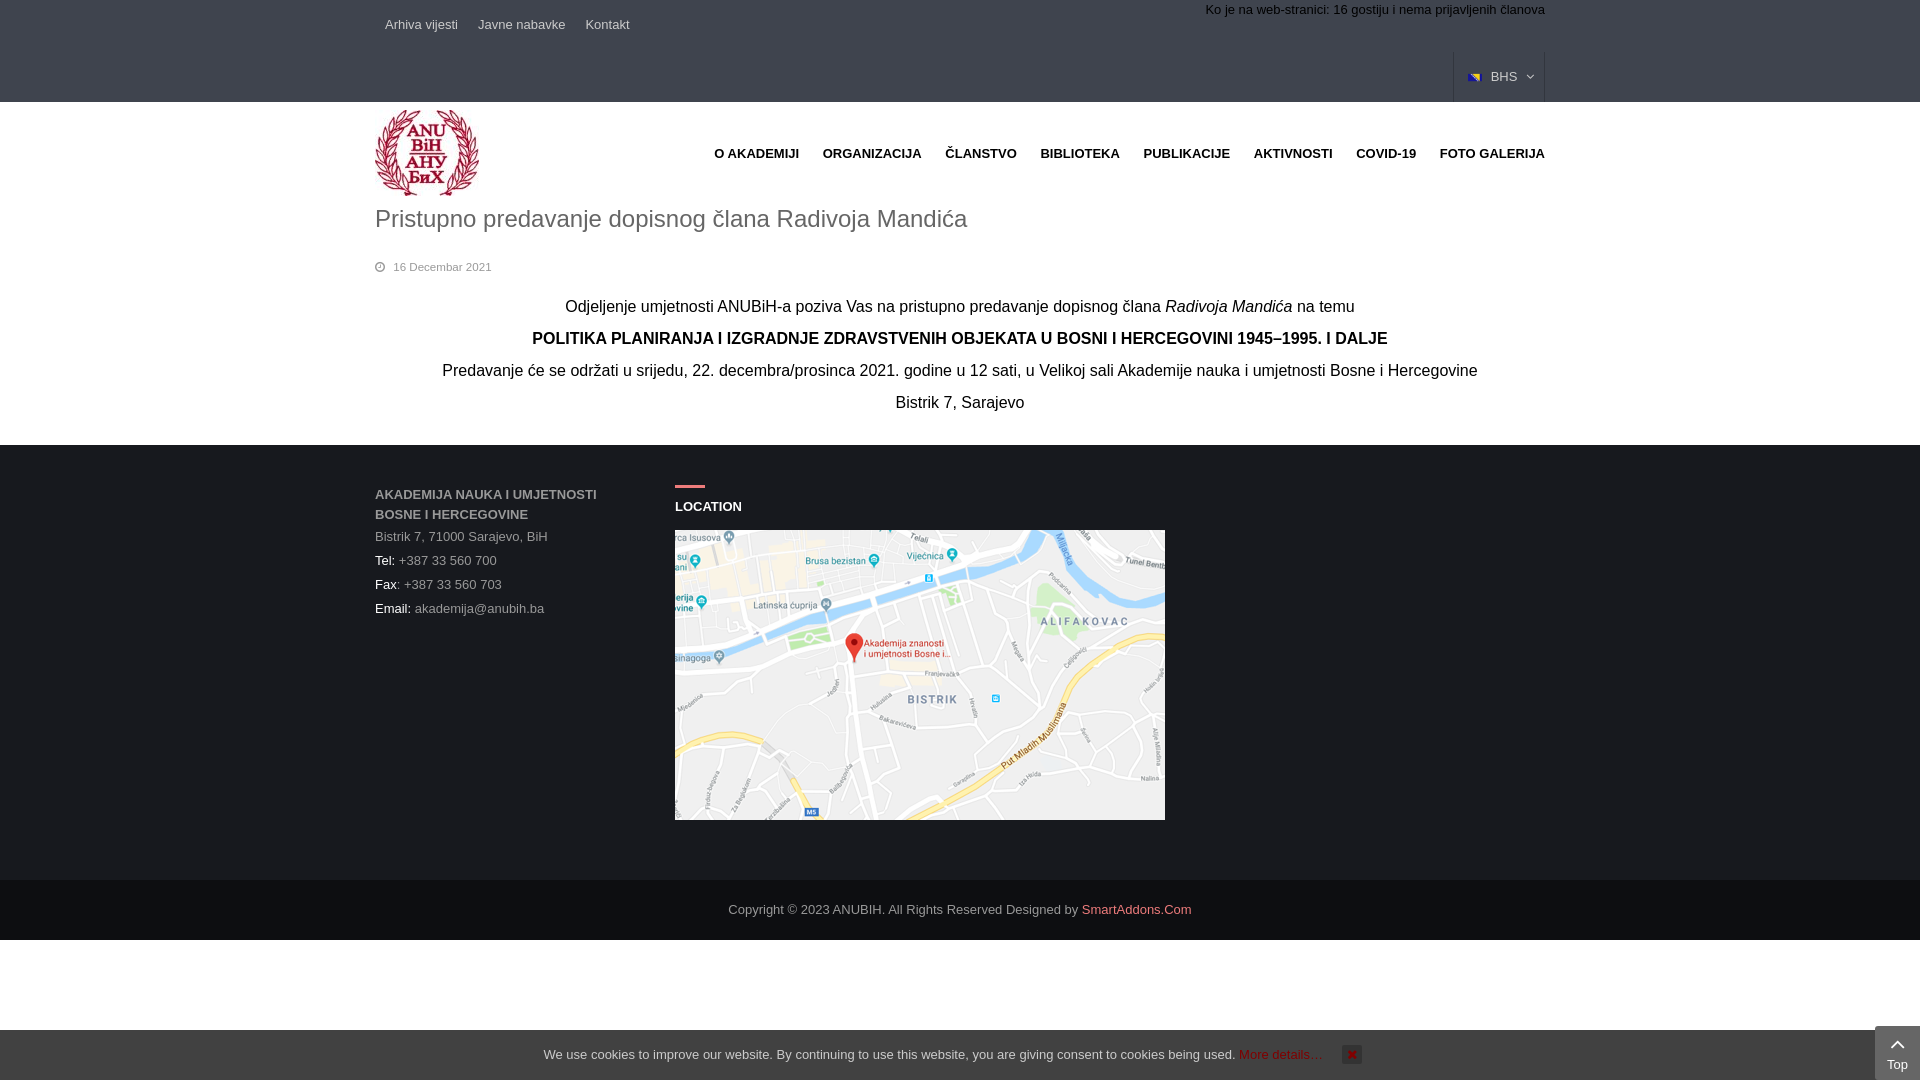  What do you see at coordinates (1492, 153) in the screenshot?
I see `'FOTO GALERIJA'` at bounding box center [1492, 153].